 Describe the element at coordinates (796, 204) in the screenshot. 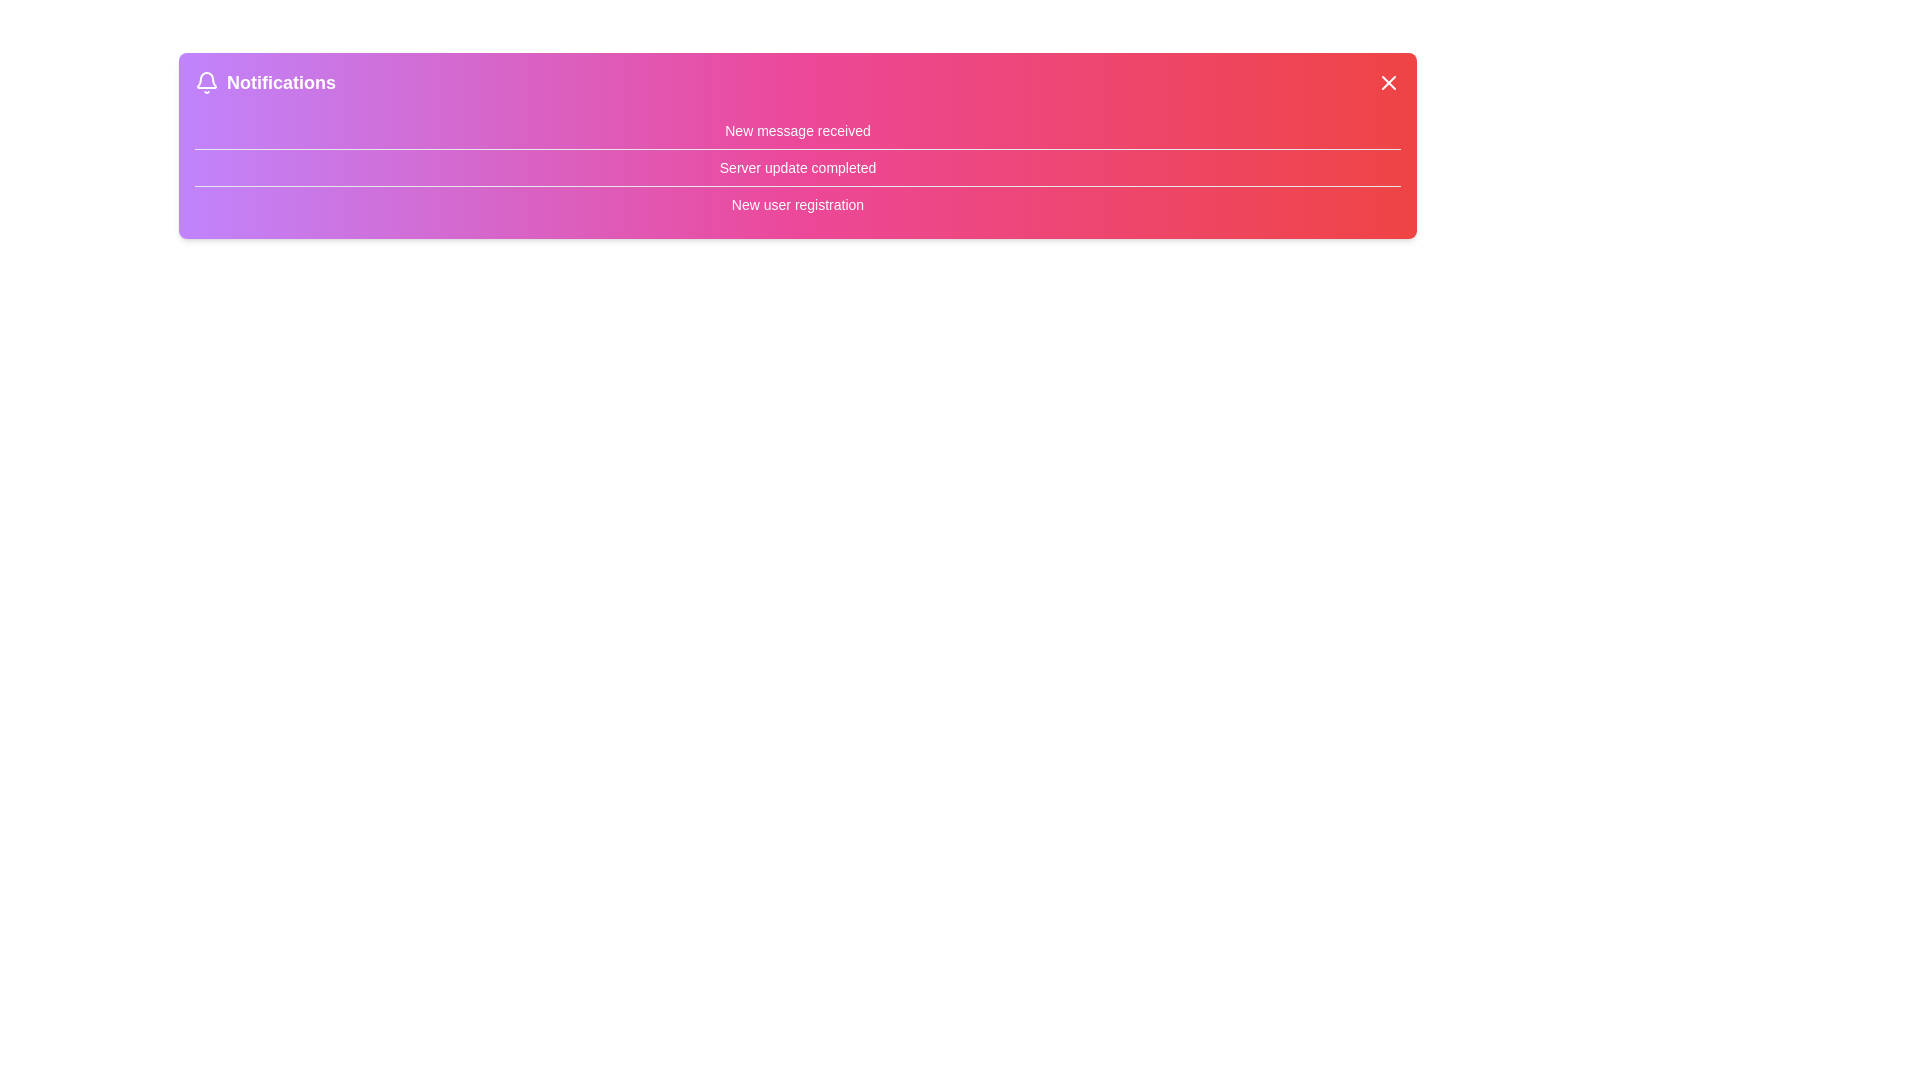

I see `the static text notification element indicating a new user registration event, which is the last item in a vertical list of notifications` at that location.